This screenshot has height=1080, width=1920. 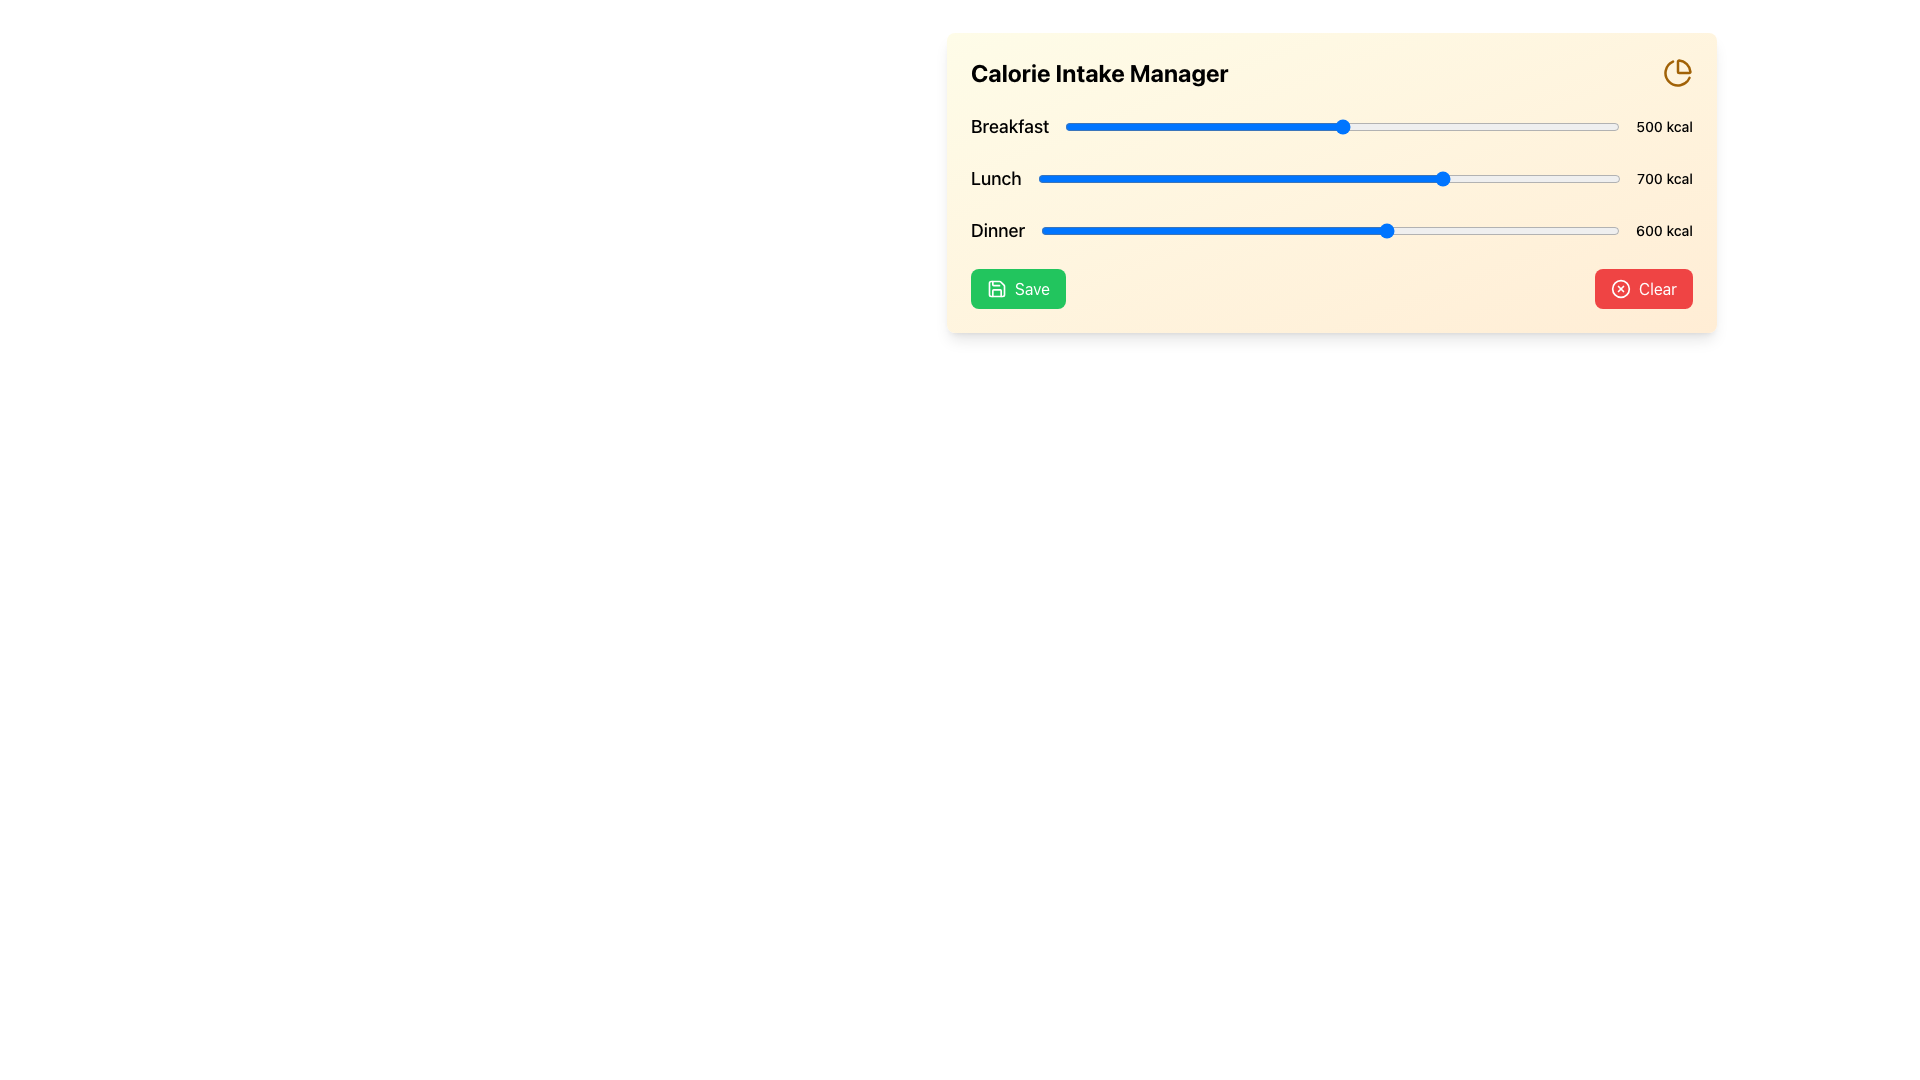 I want to click on Dinner kcal, so click(x=1346, y=230).